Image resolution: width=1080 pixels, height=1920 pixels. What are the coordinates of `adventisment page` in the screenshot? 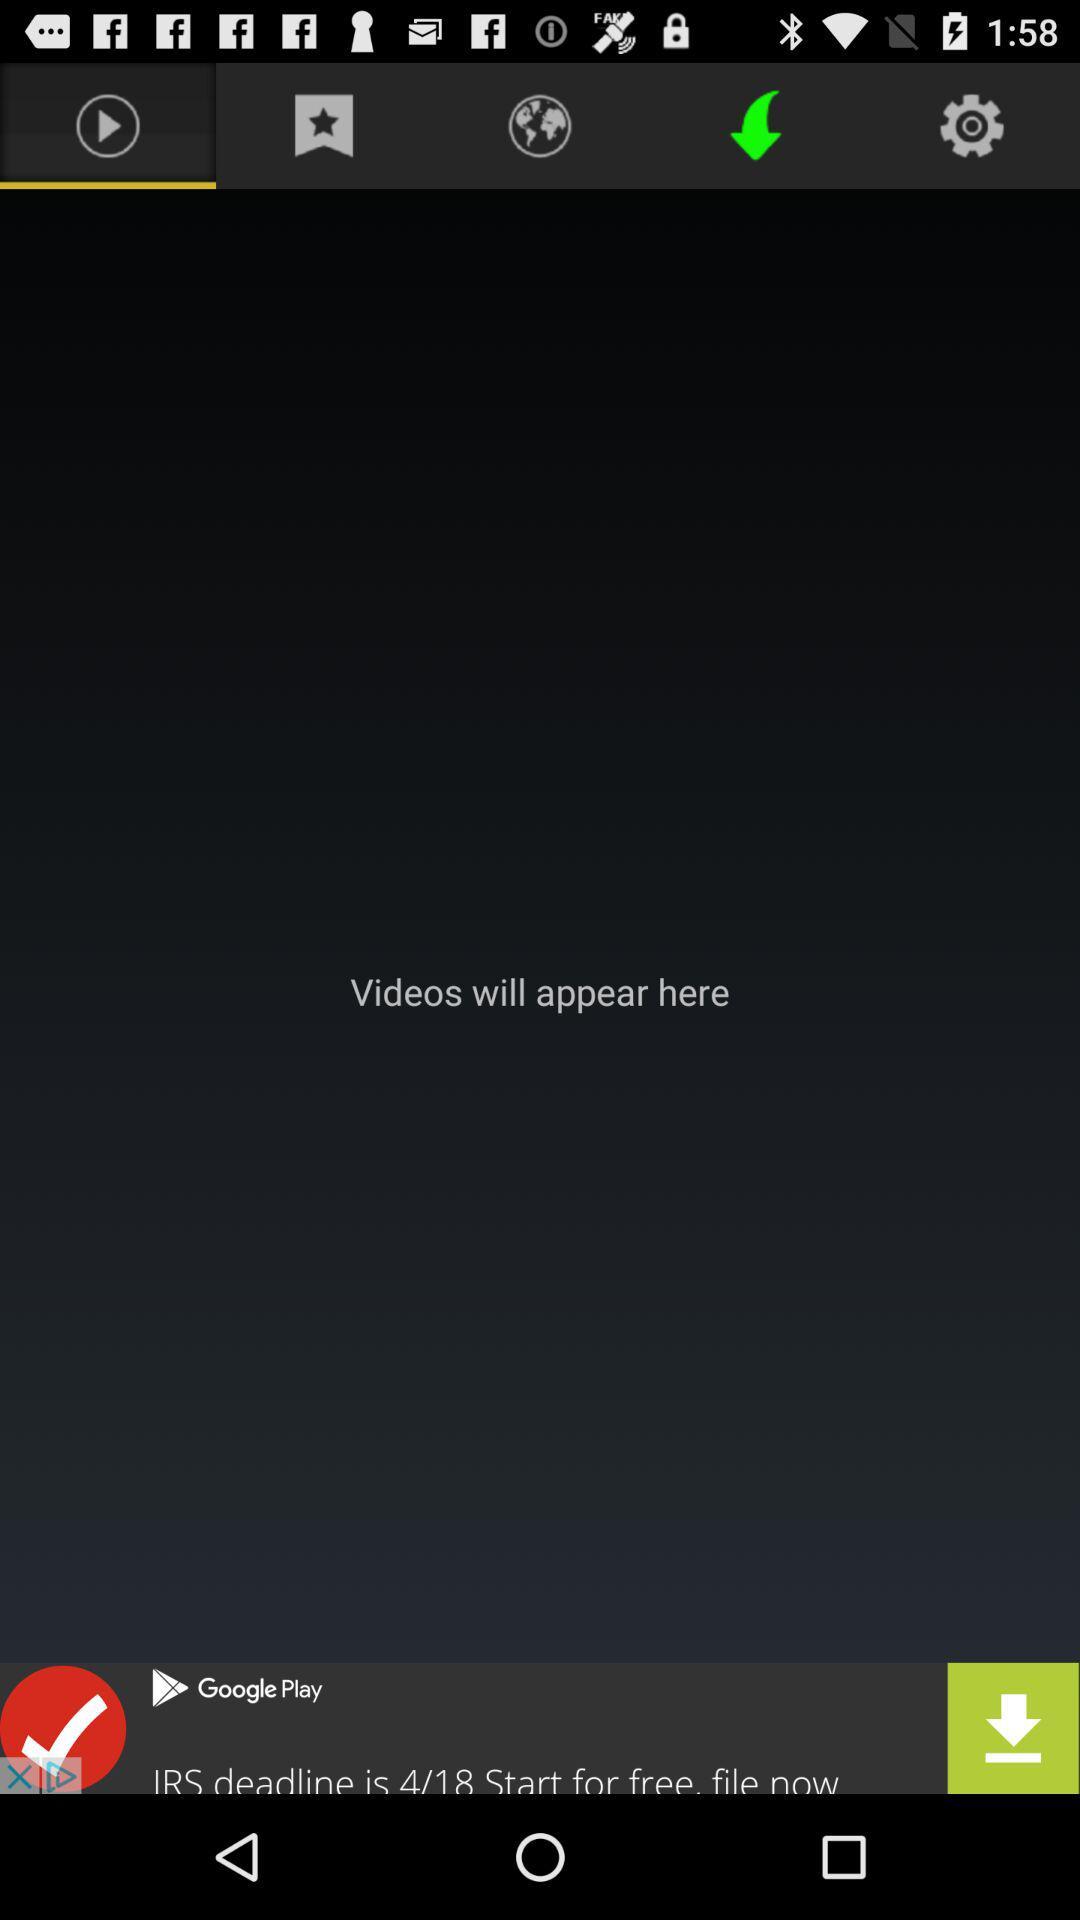 It's located at (540, 991).